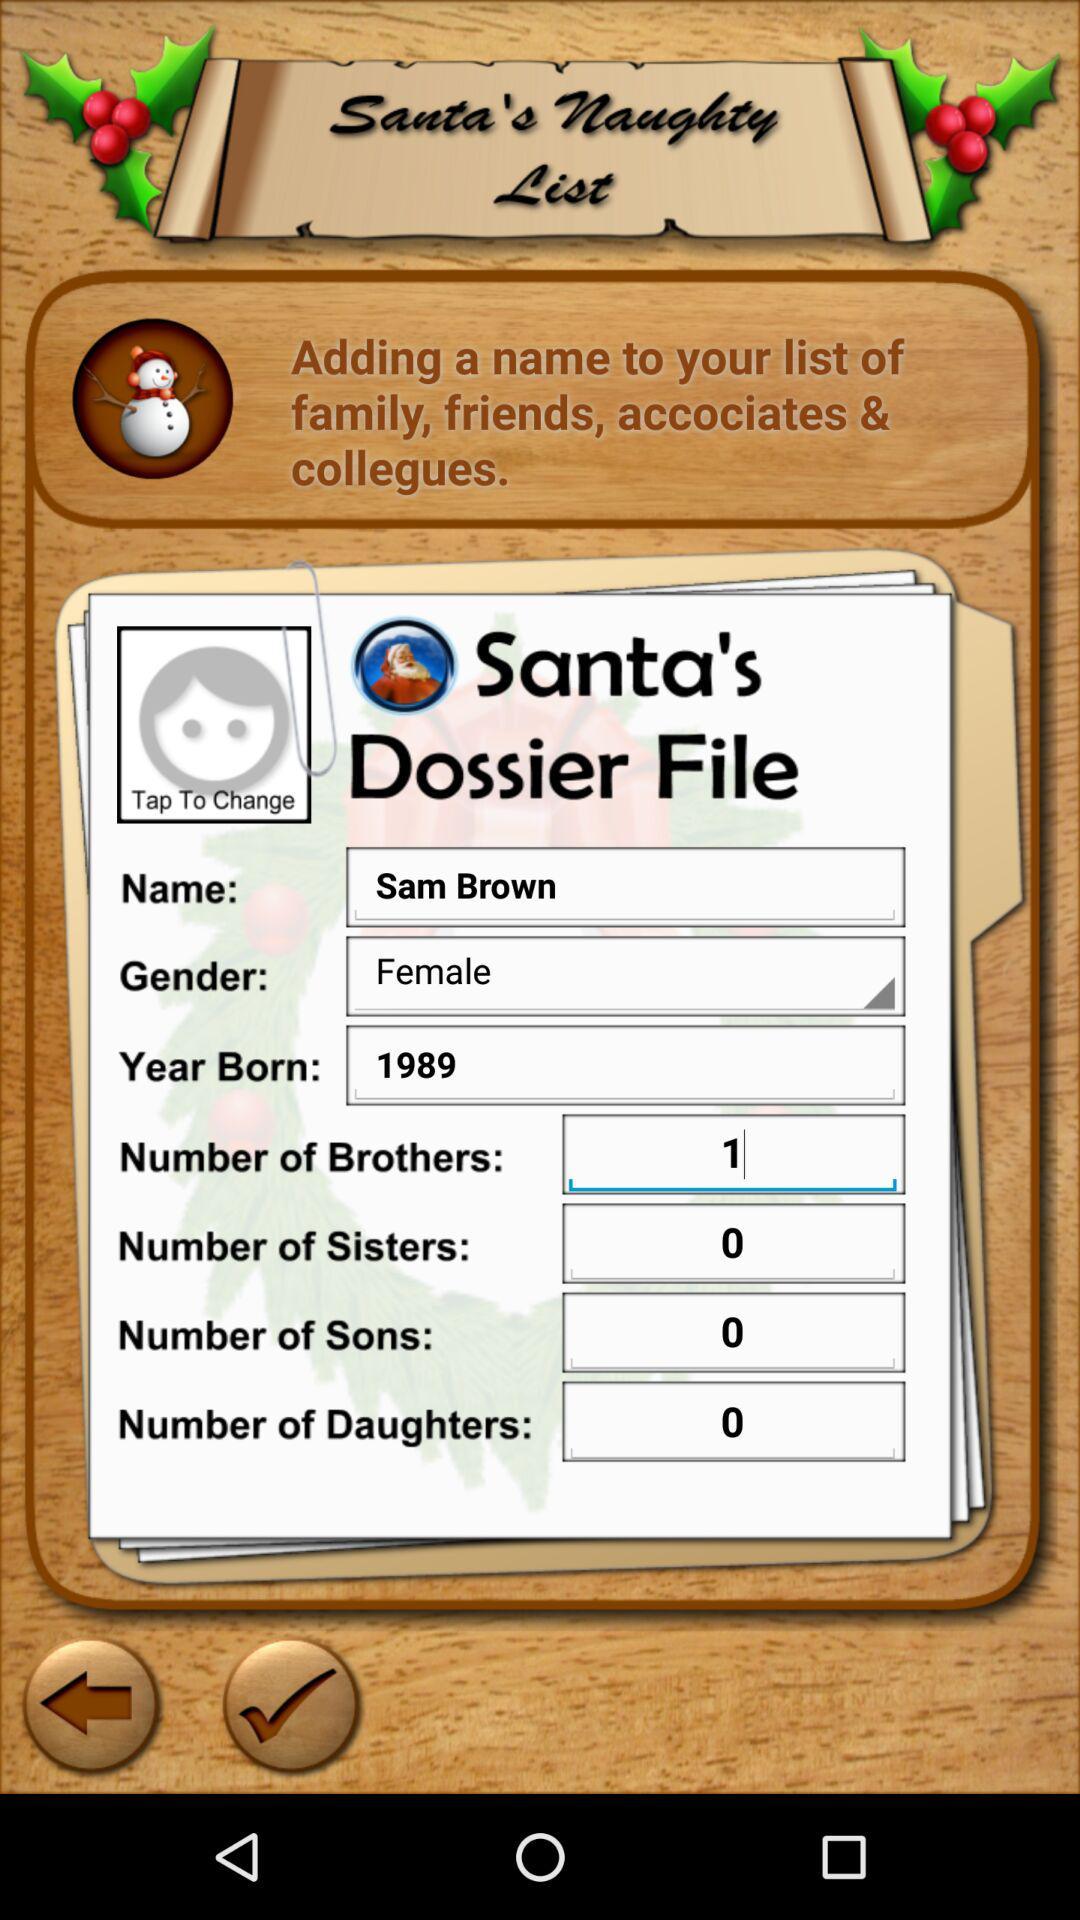 Image resolution: width=1080 pixels, height=1920 pixels. What do you see at coordinates (732, 1334) in the screenshot?
I see `0 above 0` at bounding box center [732, 1334].